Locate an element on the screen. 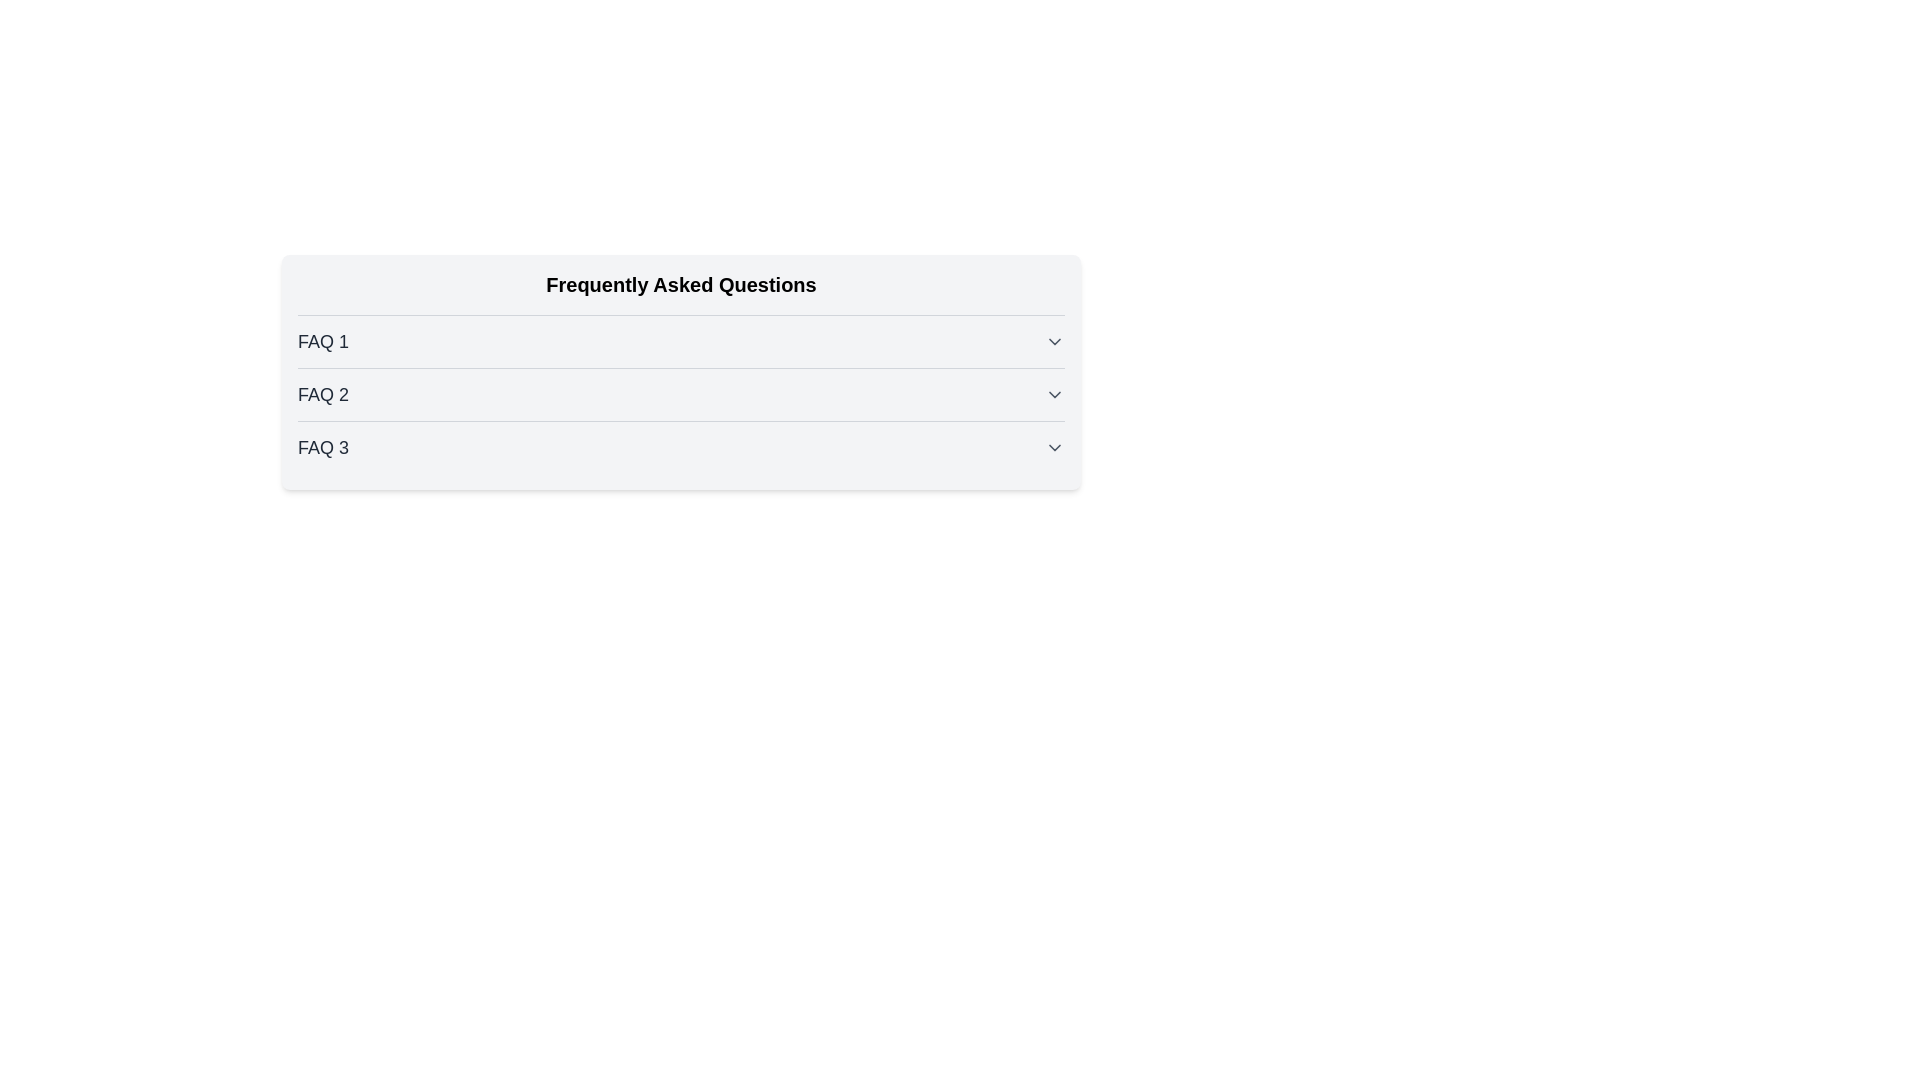 The width and height of the screenshot is (1920, 1080). the chevron-down icon located to the right of the text 'FAQ 1' to indicate the section is active is located at coordinates (1054, 341).